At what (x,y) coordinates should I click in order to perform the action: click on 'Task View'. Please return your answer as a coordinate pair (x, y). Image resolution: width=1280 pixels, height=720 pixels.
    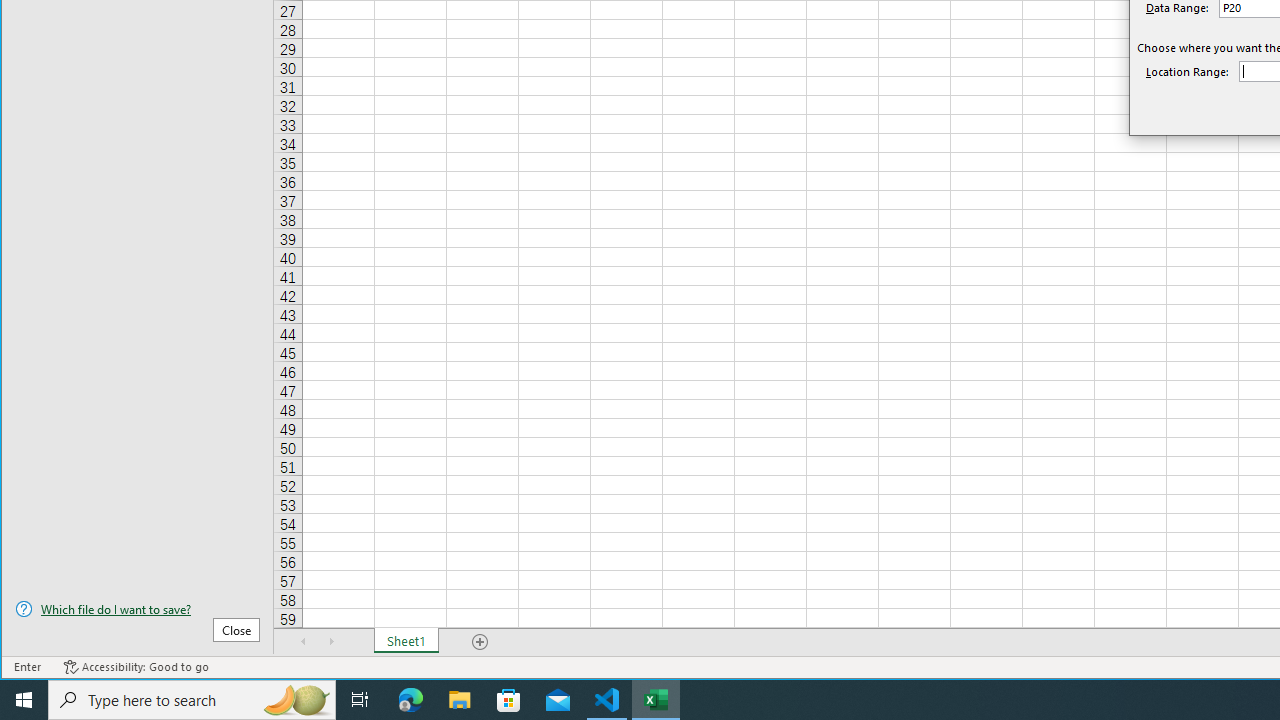
    Looking at the image, I should click on (359, 698).